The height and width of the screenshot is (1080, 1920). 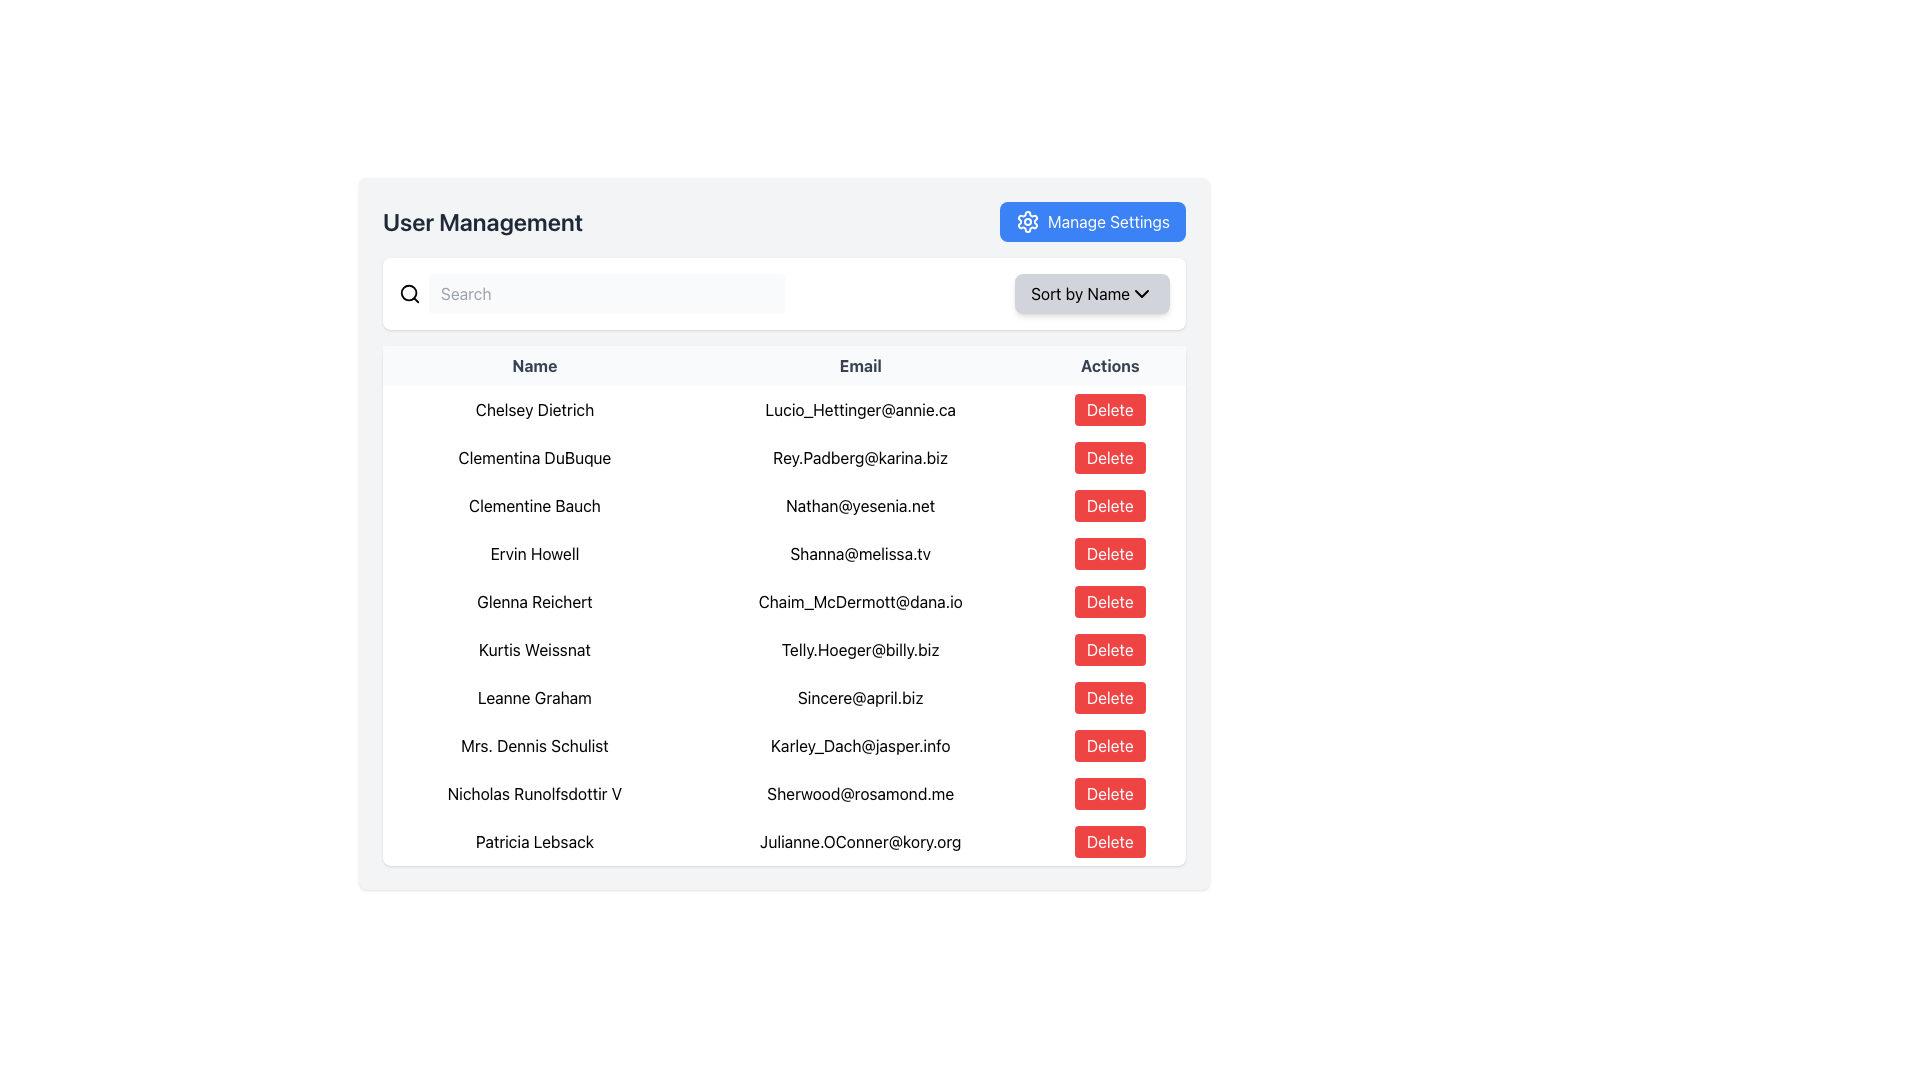 What do you see at coordinates (1109, 697) in the screenshot?
I see `the red 'Delete' button with rounded edges in the Actions column corresponding to the user 'Leanne Graham'` at bounding box center [1109, 697].